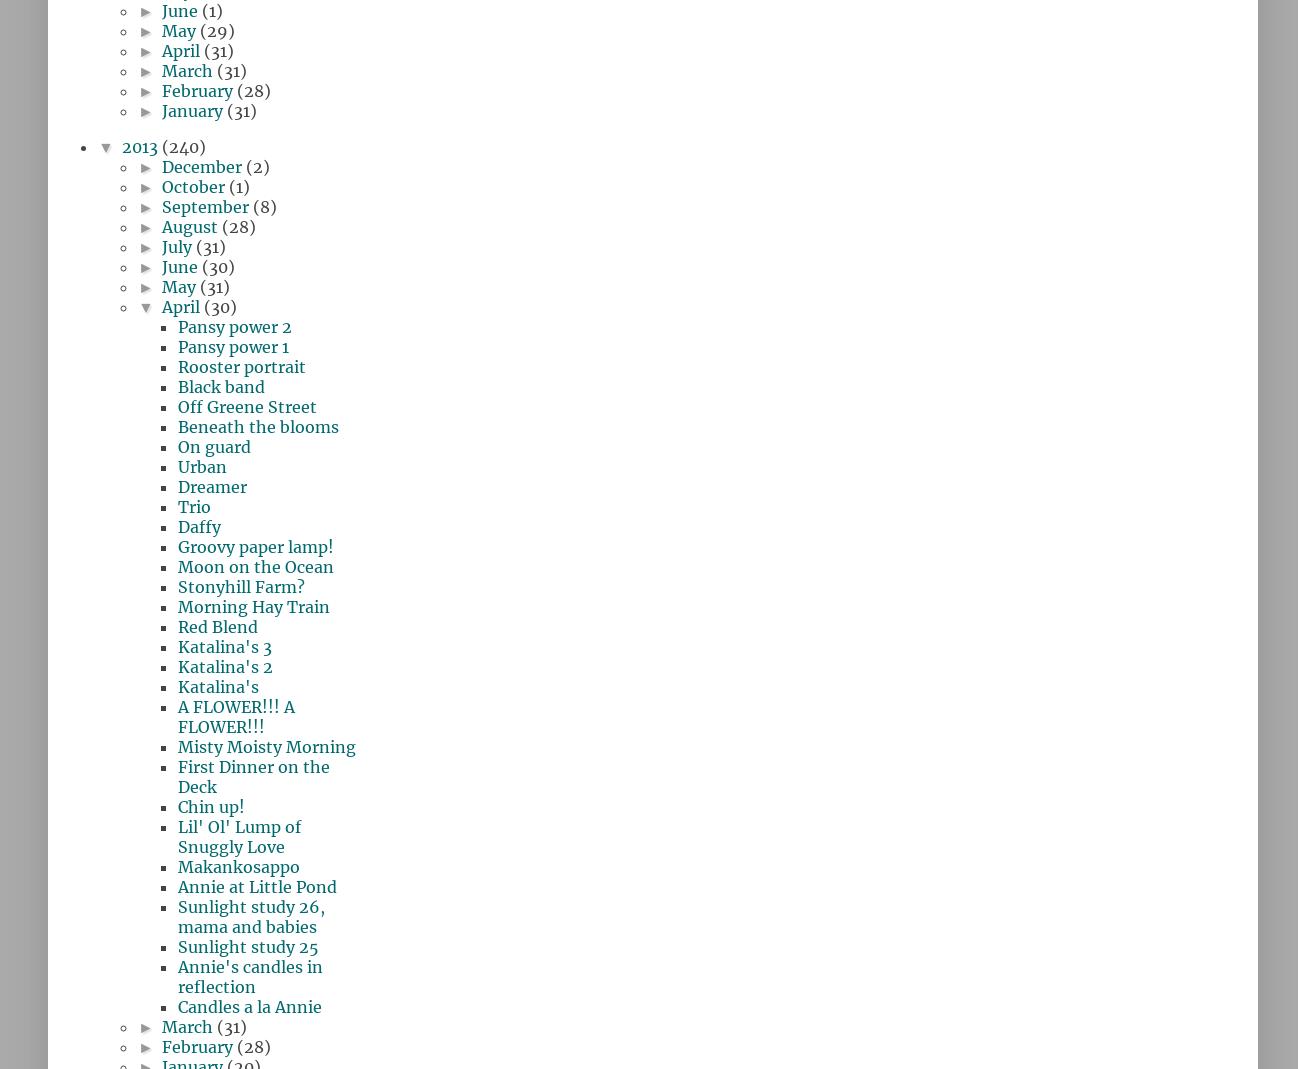  What do you see at coordinates (241, 366) in the screenshot?
I see `'Rooster portrait'` at bounding box center [241, 366].